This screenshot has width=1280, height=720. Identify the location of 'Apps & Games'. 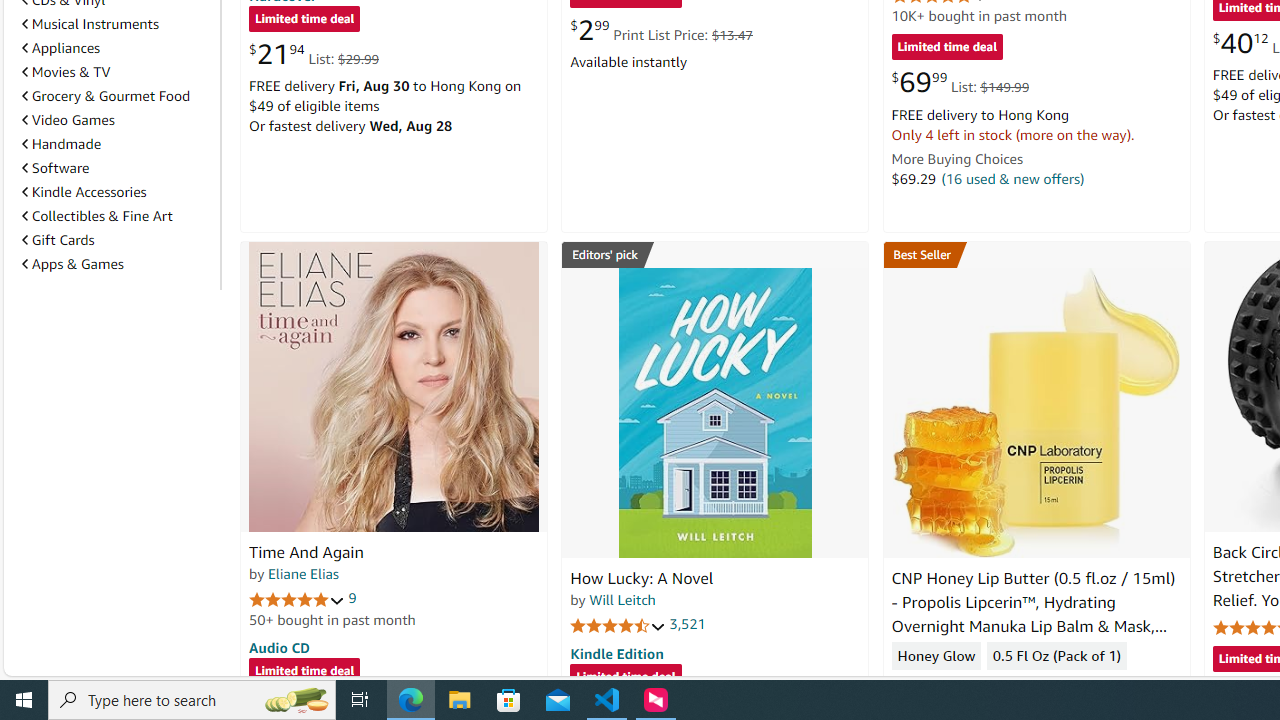
(72, 262).